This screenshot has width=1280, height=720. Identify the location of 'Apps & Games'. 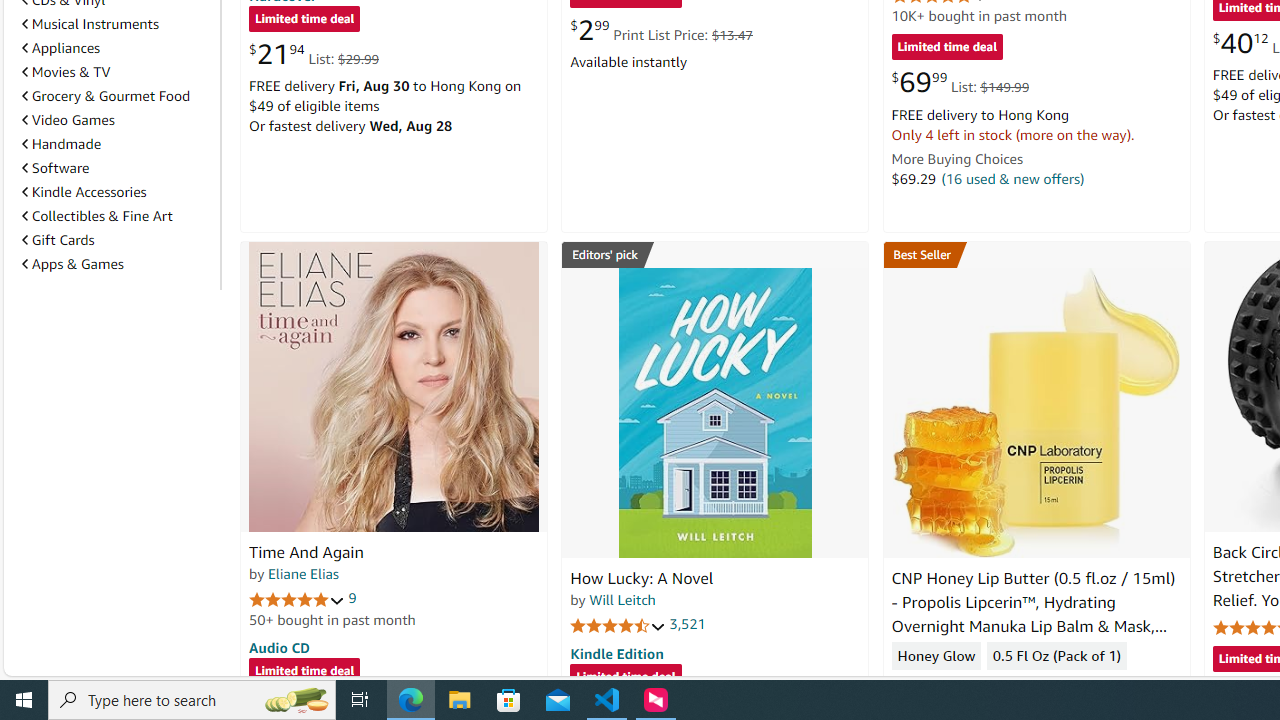
(72, 262).